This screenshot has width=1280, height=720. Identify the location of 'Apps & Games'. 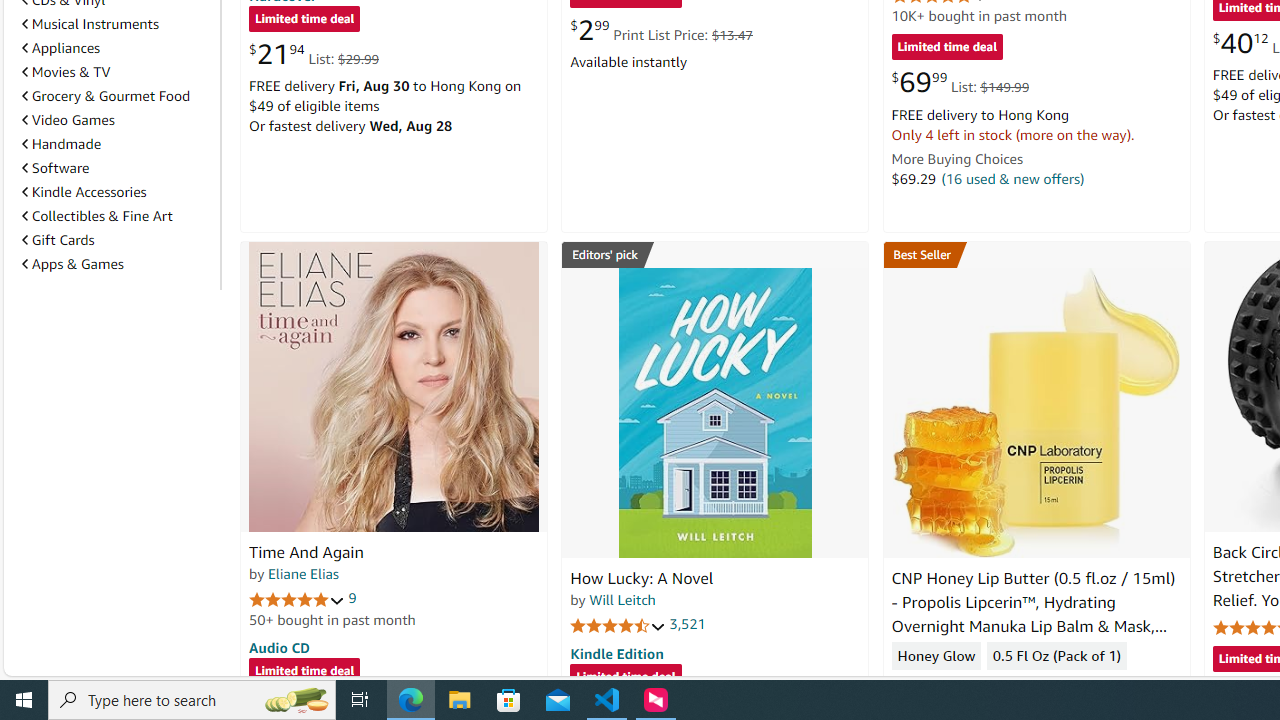
(72, 262).